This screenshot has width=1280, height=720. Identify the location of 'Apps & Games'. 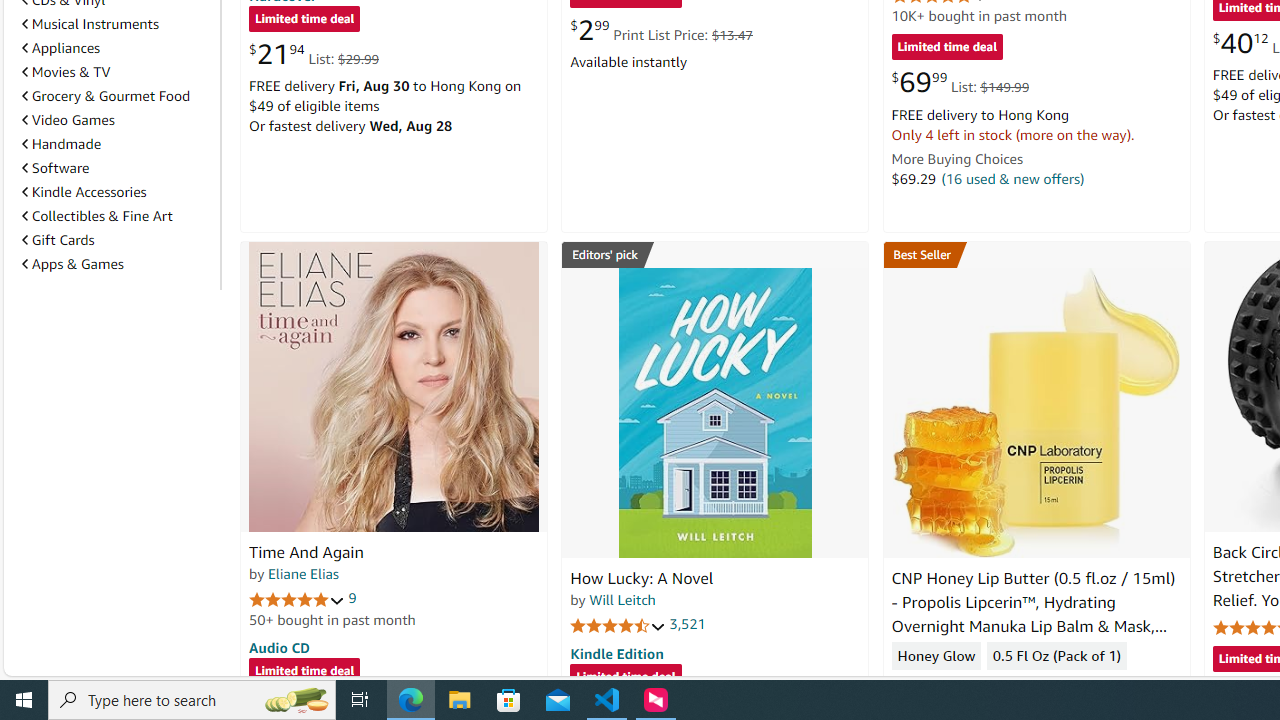
(72, 262).